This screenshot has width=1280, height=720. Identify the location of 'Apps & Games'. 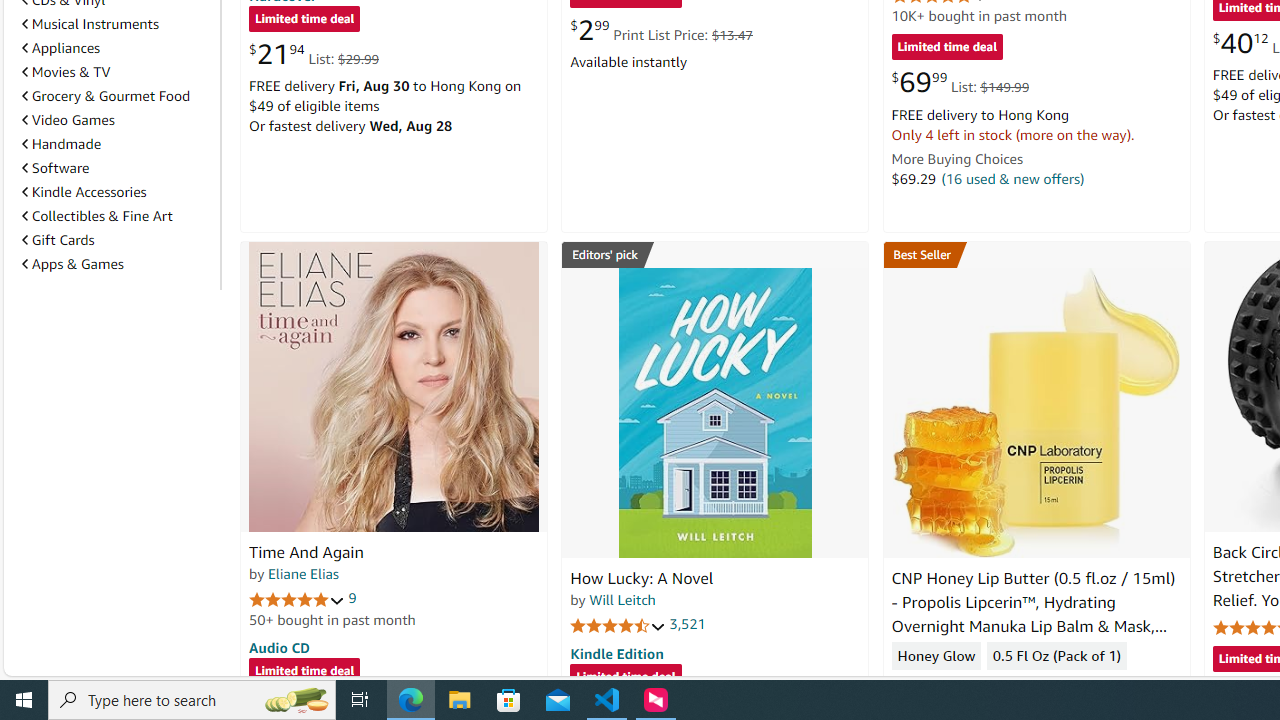
(72, 262).